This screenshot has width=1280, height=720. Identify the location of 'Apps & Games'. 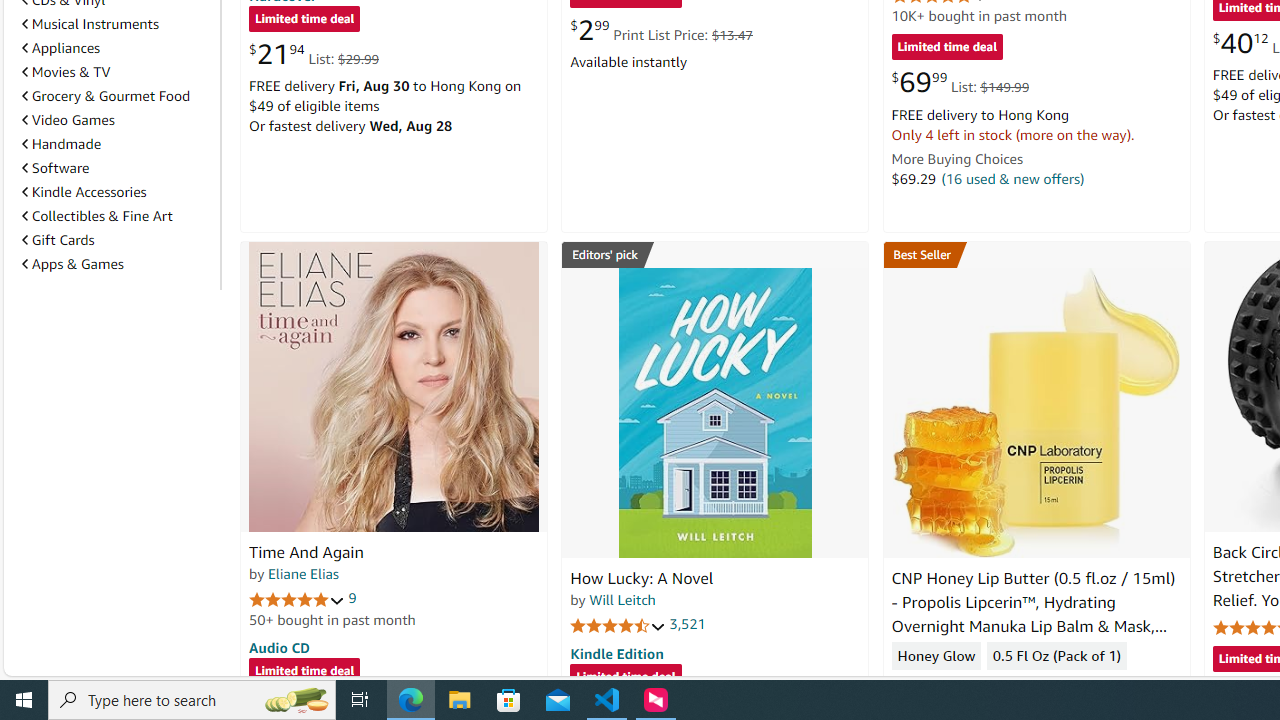
(72, 262).